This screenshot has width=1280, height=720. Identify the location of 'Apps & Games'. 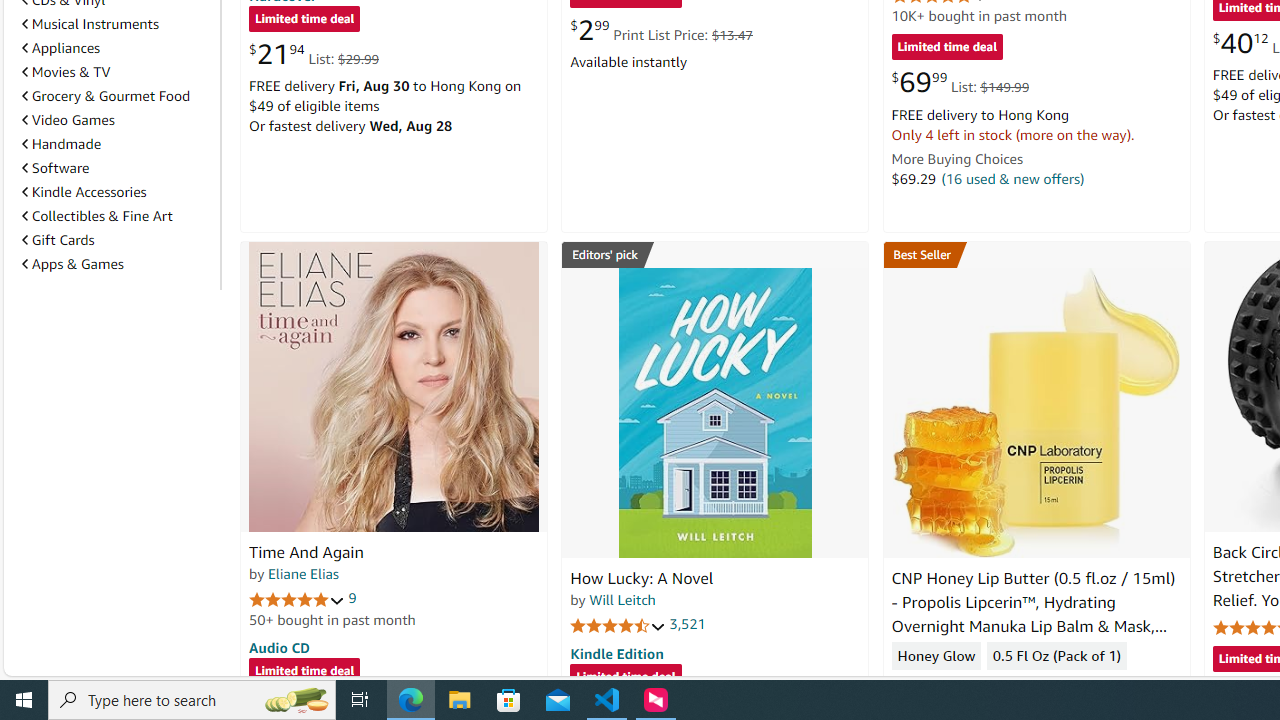
(72, 262).